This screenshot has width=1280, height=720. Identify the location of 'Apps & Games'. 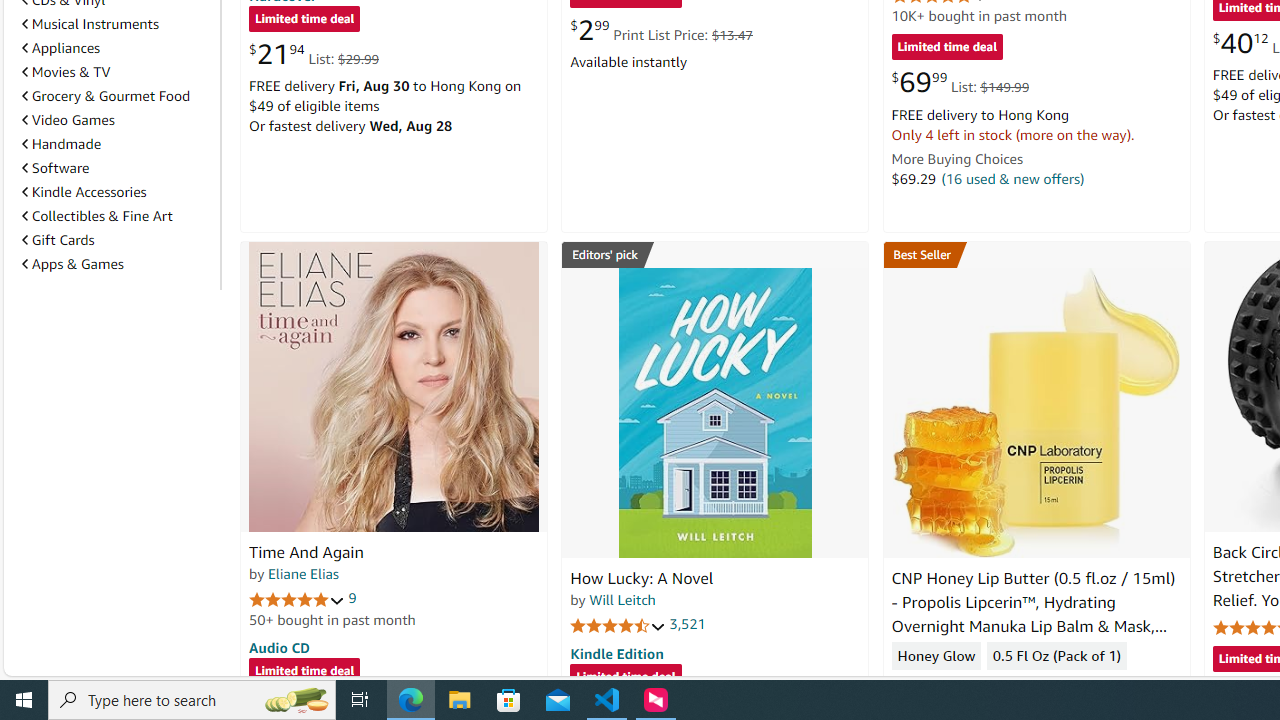
(72, 262).